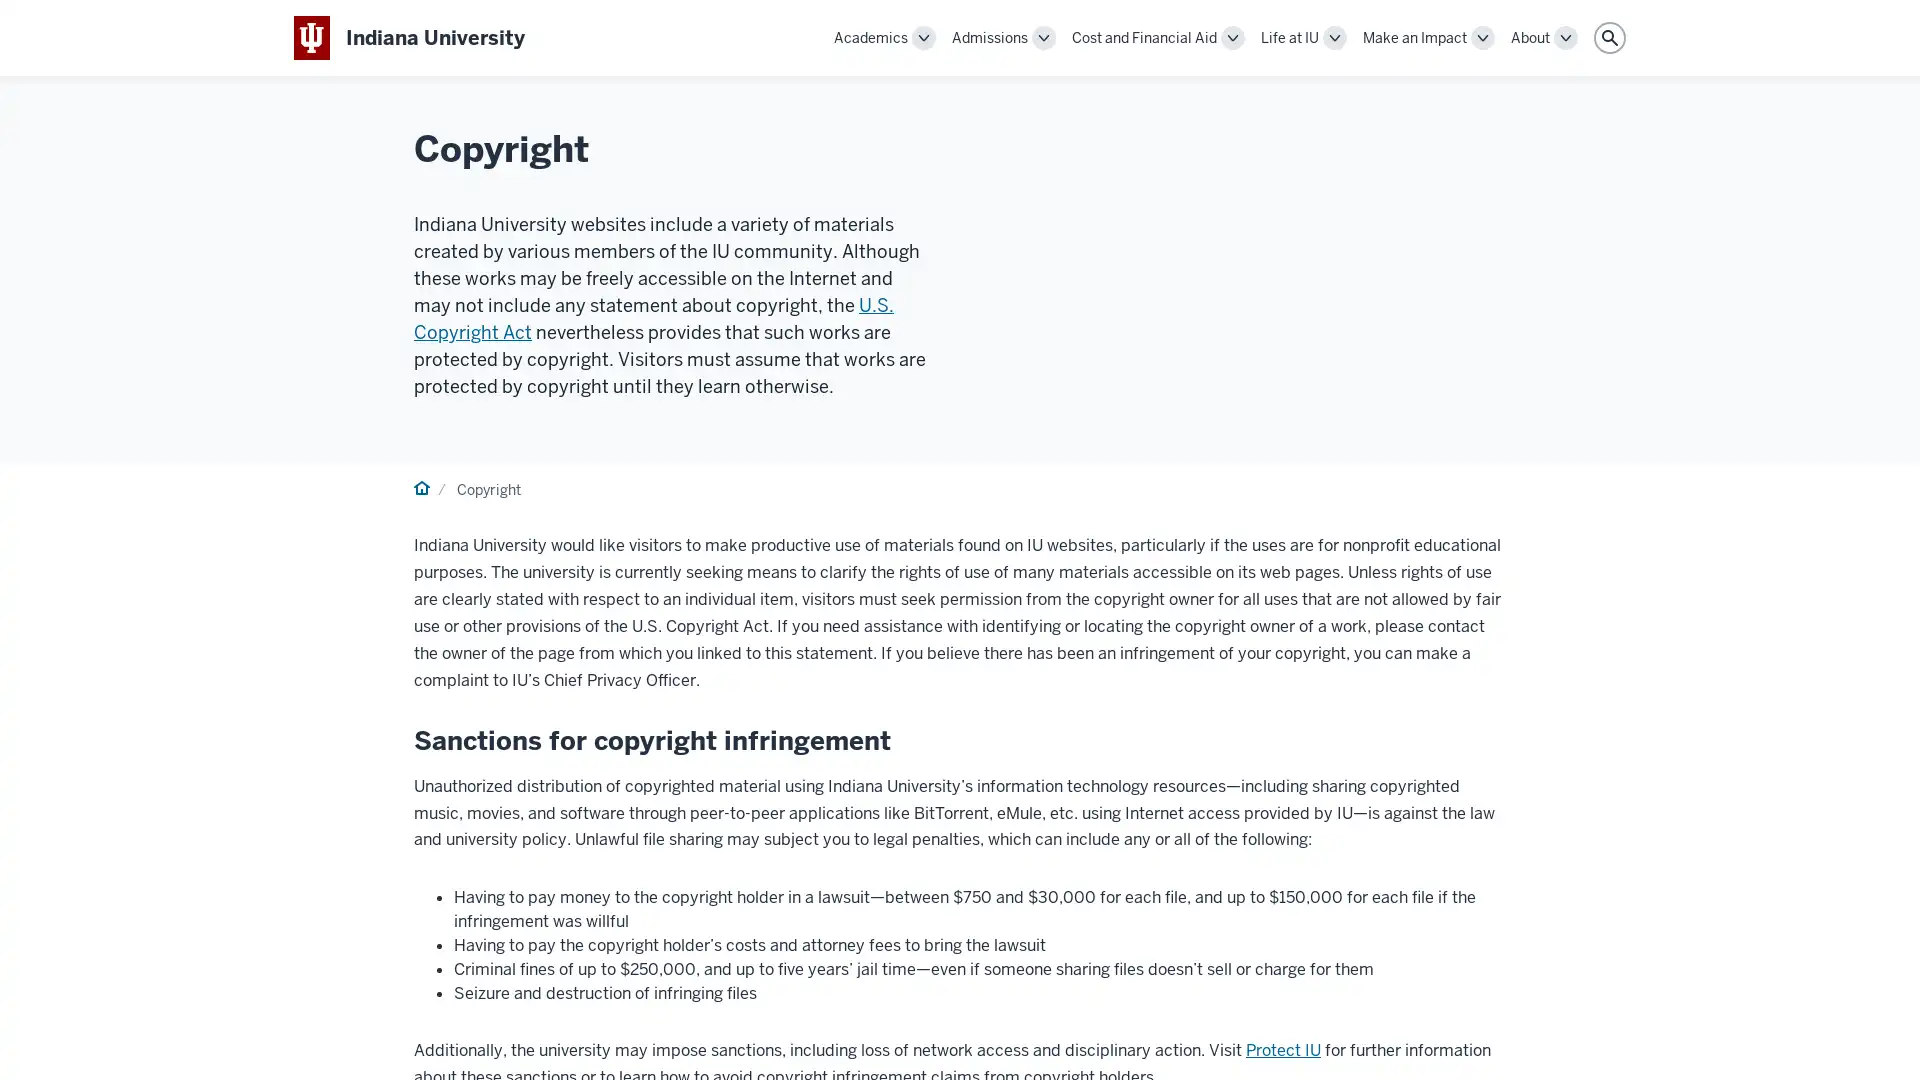  What do you see at coordinates (1232, 38) in the screenshot?
I see `Toggle Cost and Financial Aid navigation` at bounding box center [1232, 38].